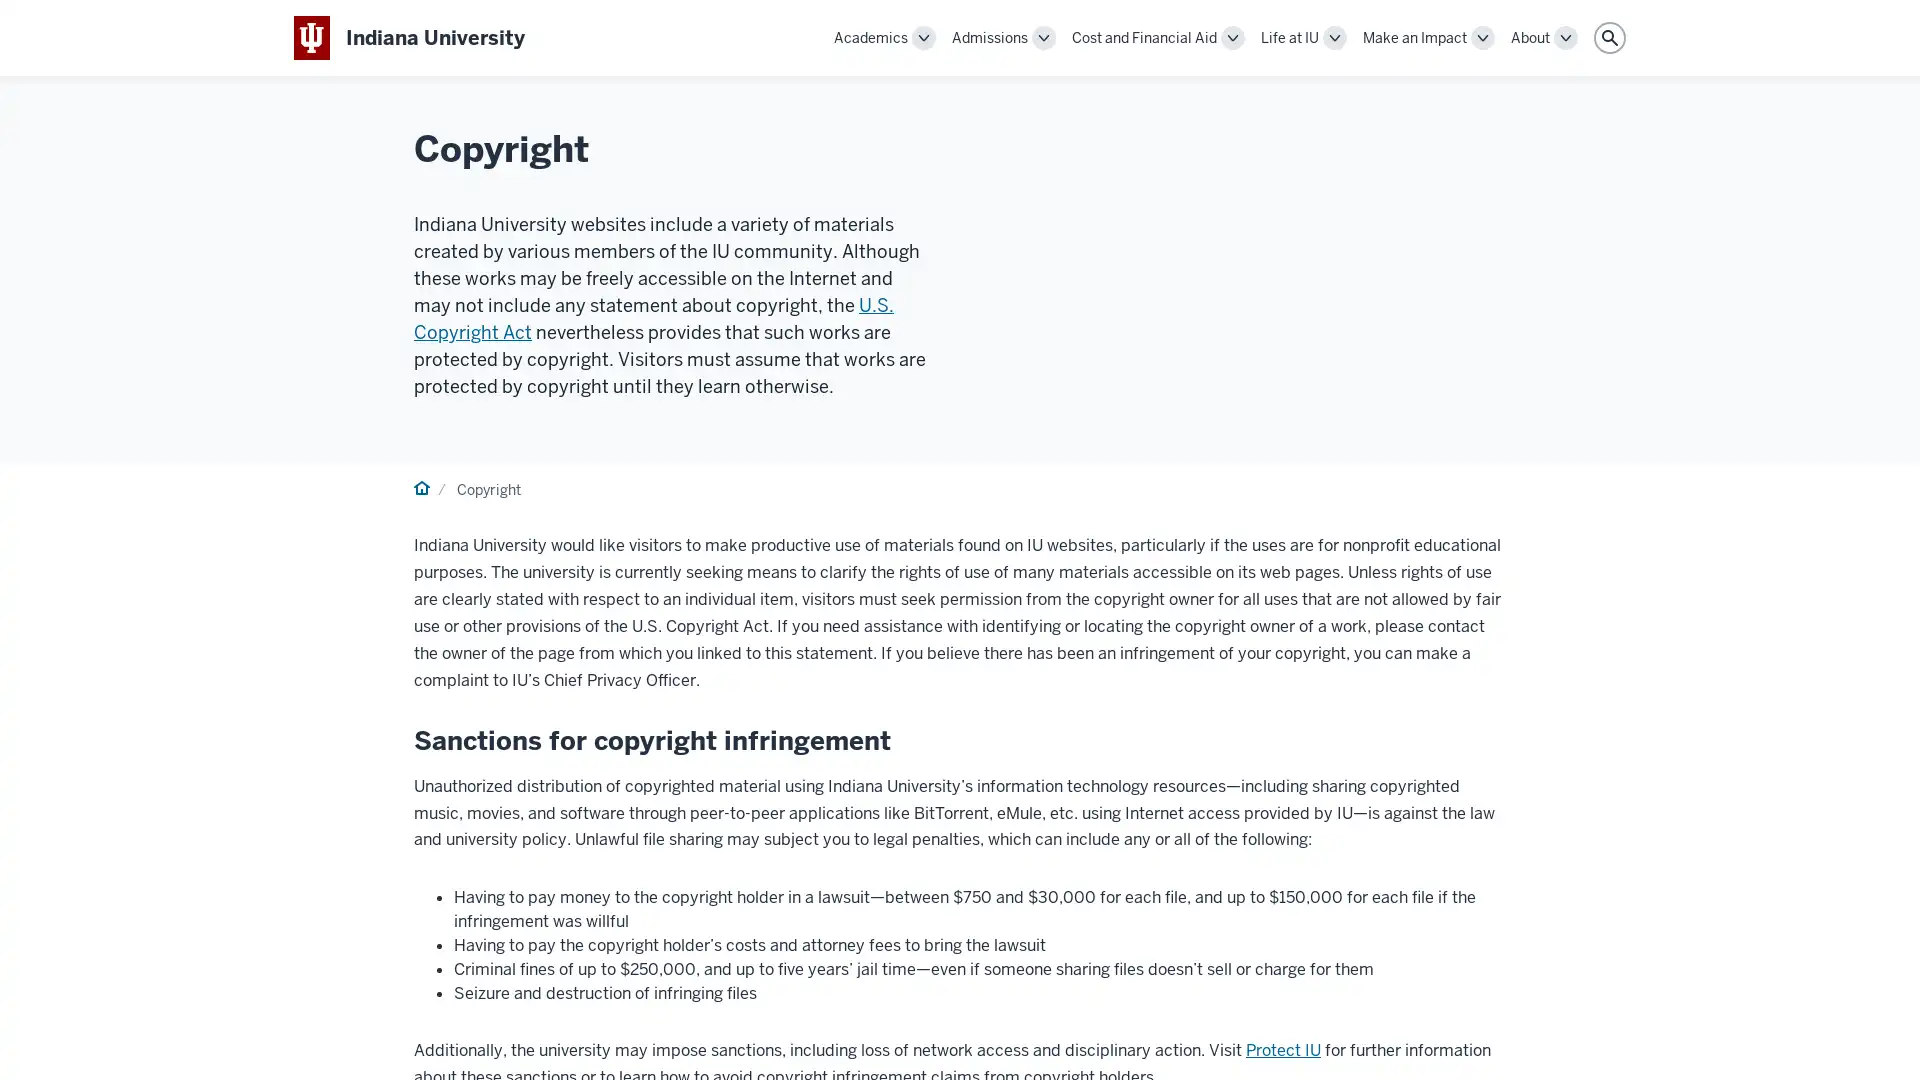  What do you see at coordinates (1232, 38) in the screenshot?
I see `Toggle Cost and Financial Aid navigation` at bounding box center [1232, 38].